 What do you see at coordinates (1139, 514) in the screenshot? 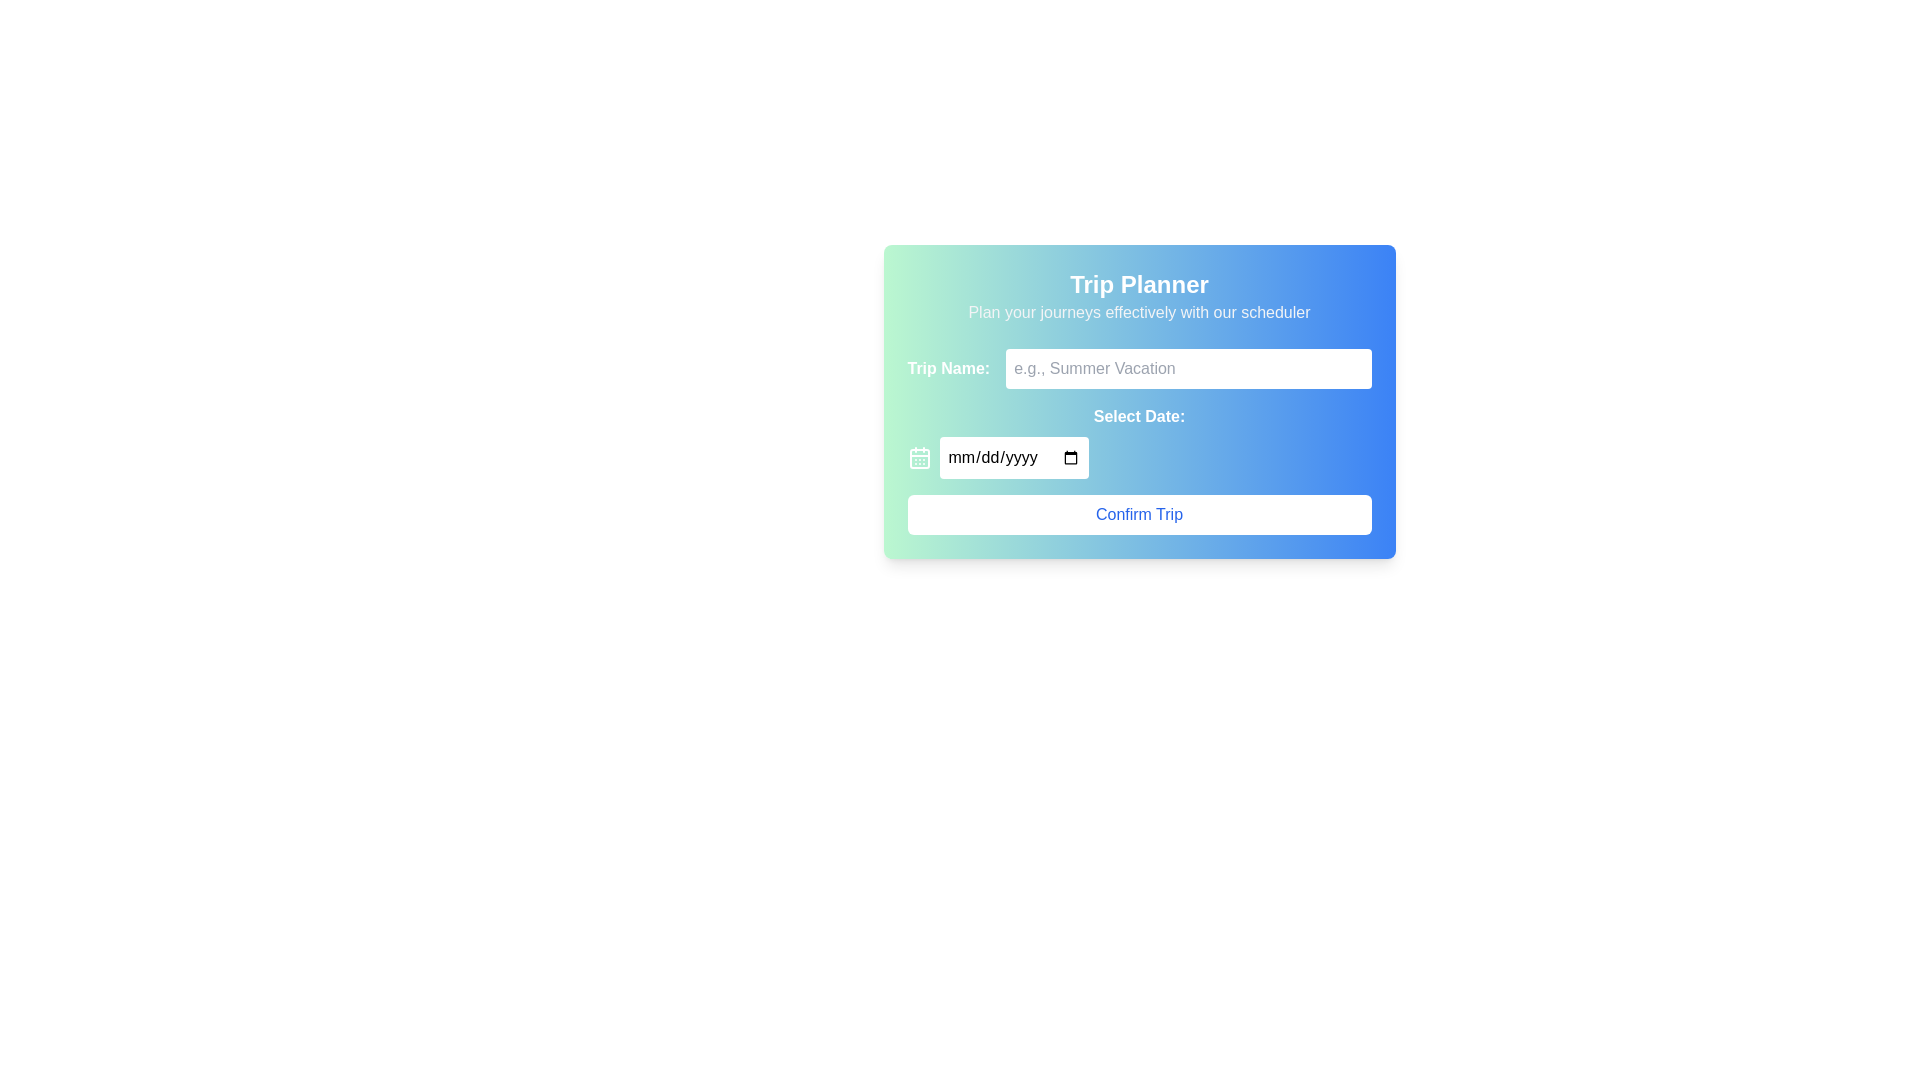
I see `the 'Confirm Trip' button, which is a rectangular button with a white background and medium blue text, located at the bottom of the 'Trip Planner' section` at bounding box center [1139, 514].